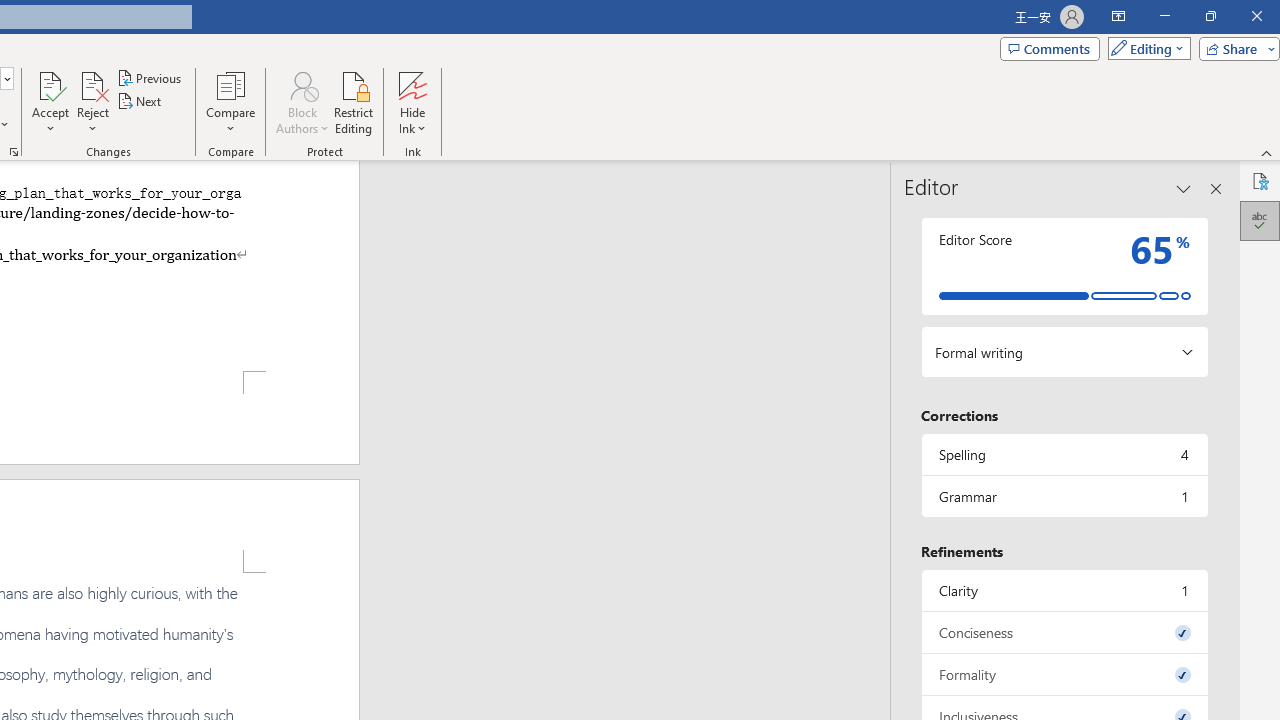 This screenshot has height=720, width=1280. What do you see at coordinates (50, 103) in the screenshot?
I see `'Accept'` at bounding box center [50, 103].